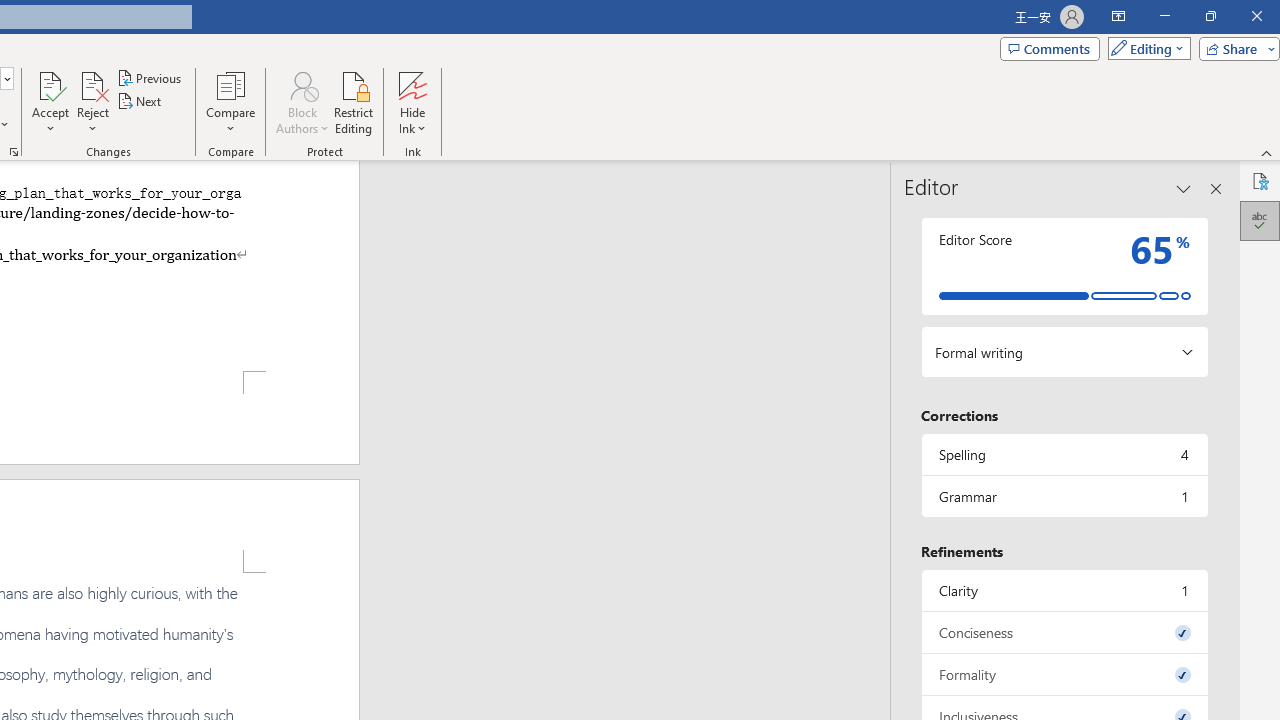 This screenshot has height=720, width=1280. What do you see at coordinates (50, 103) in the screenshot?
I see `'Accept'` at bounding box center [50, 103].